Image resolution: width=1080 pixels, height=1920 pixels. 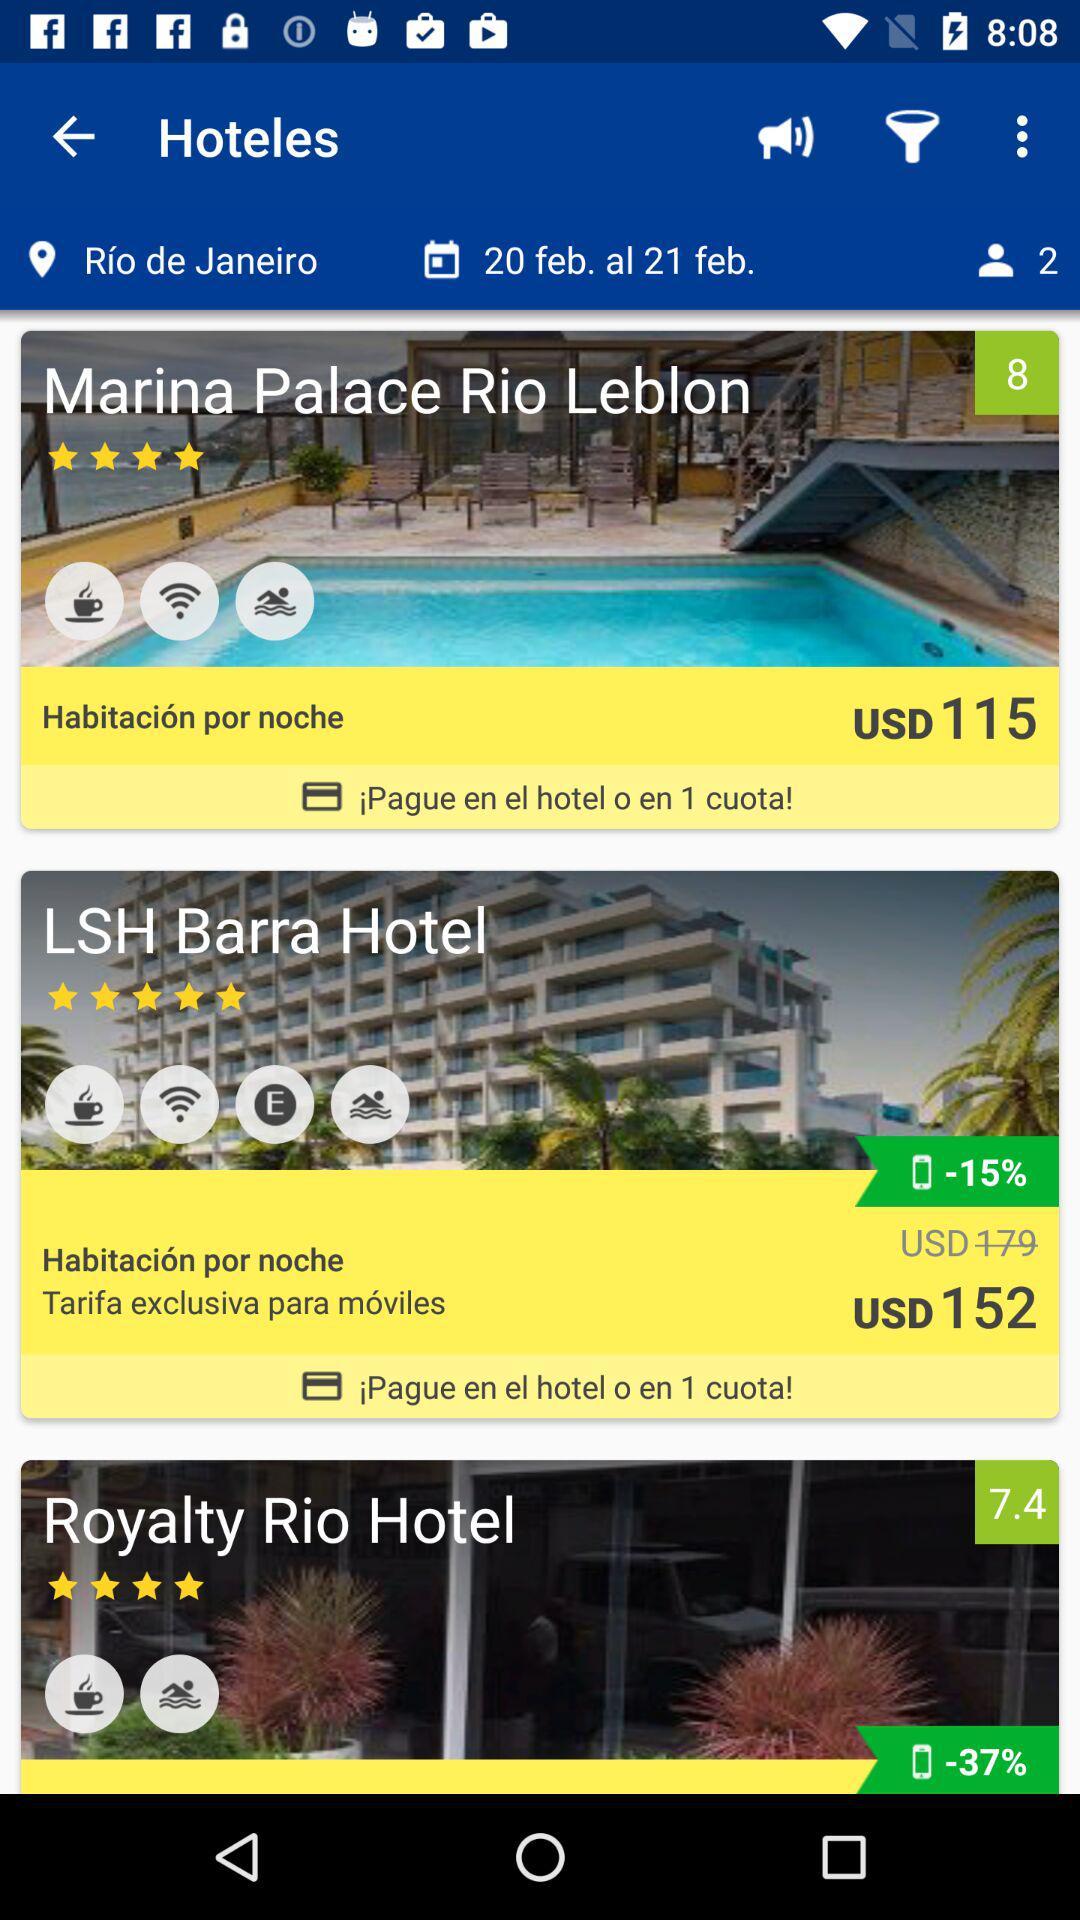 What do you see at coordinates (984, 1171) in the screenshot?
I see `-15% icon` at bounding box center [984, 1171].